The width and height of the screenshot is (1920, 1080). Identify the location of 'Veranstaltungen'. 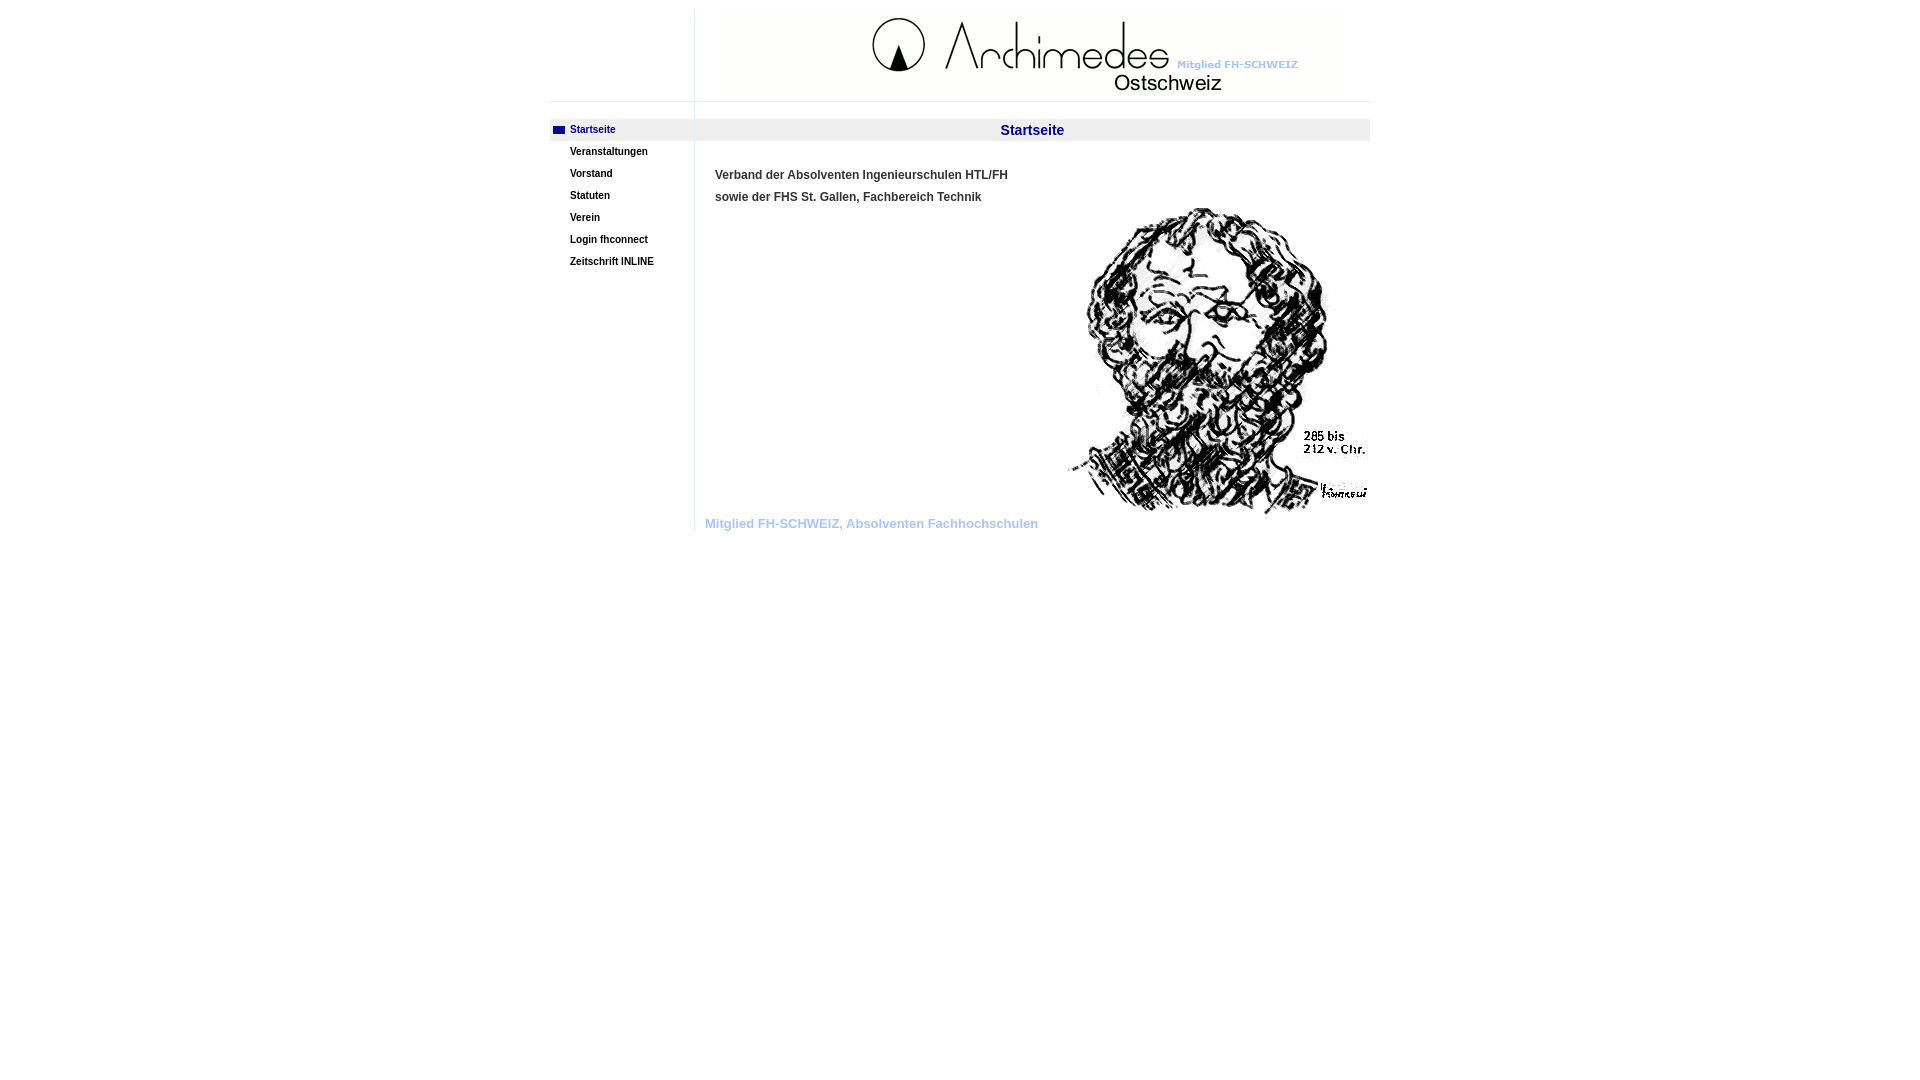
(550, 150).